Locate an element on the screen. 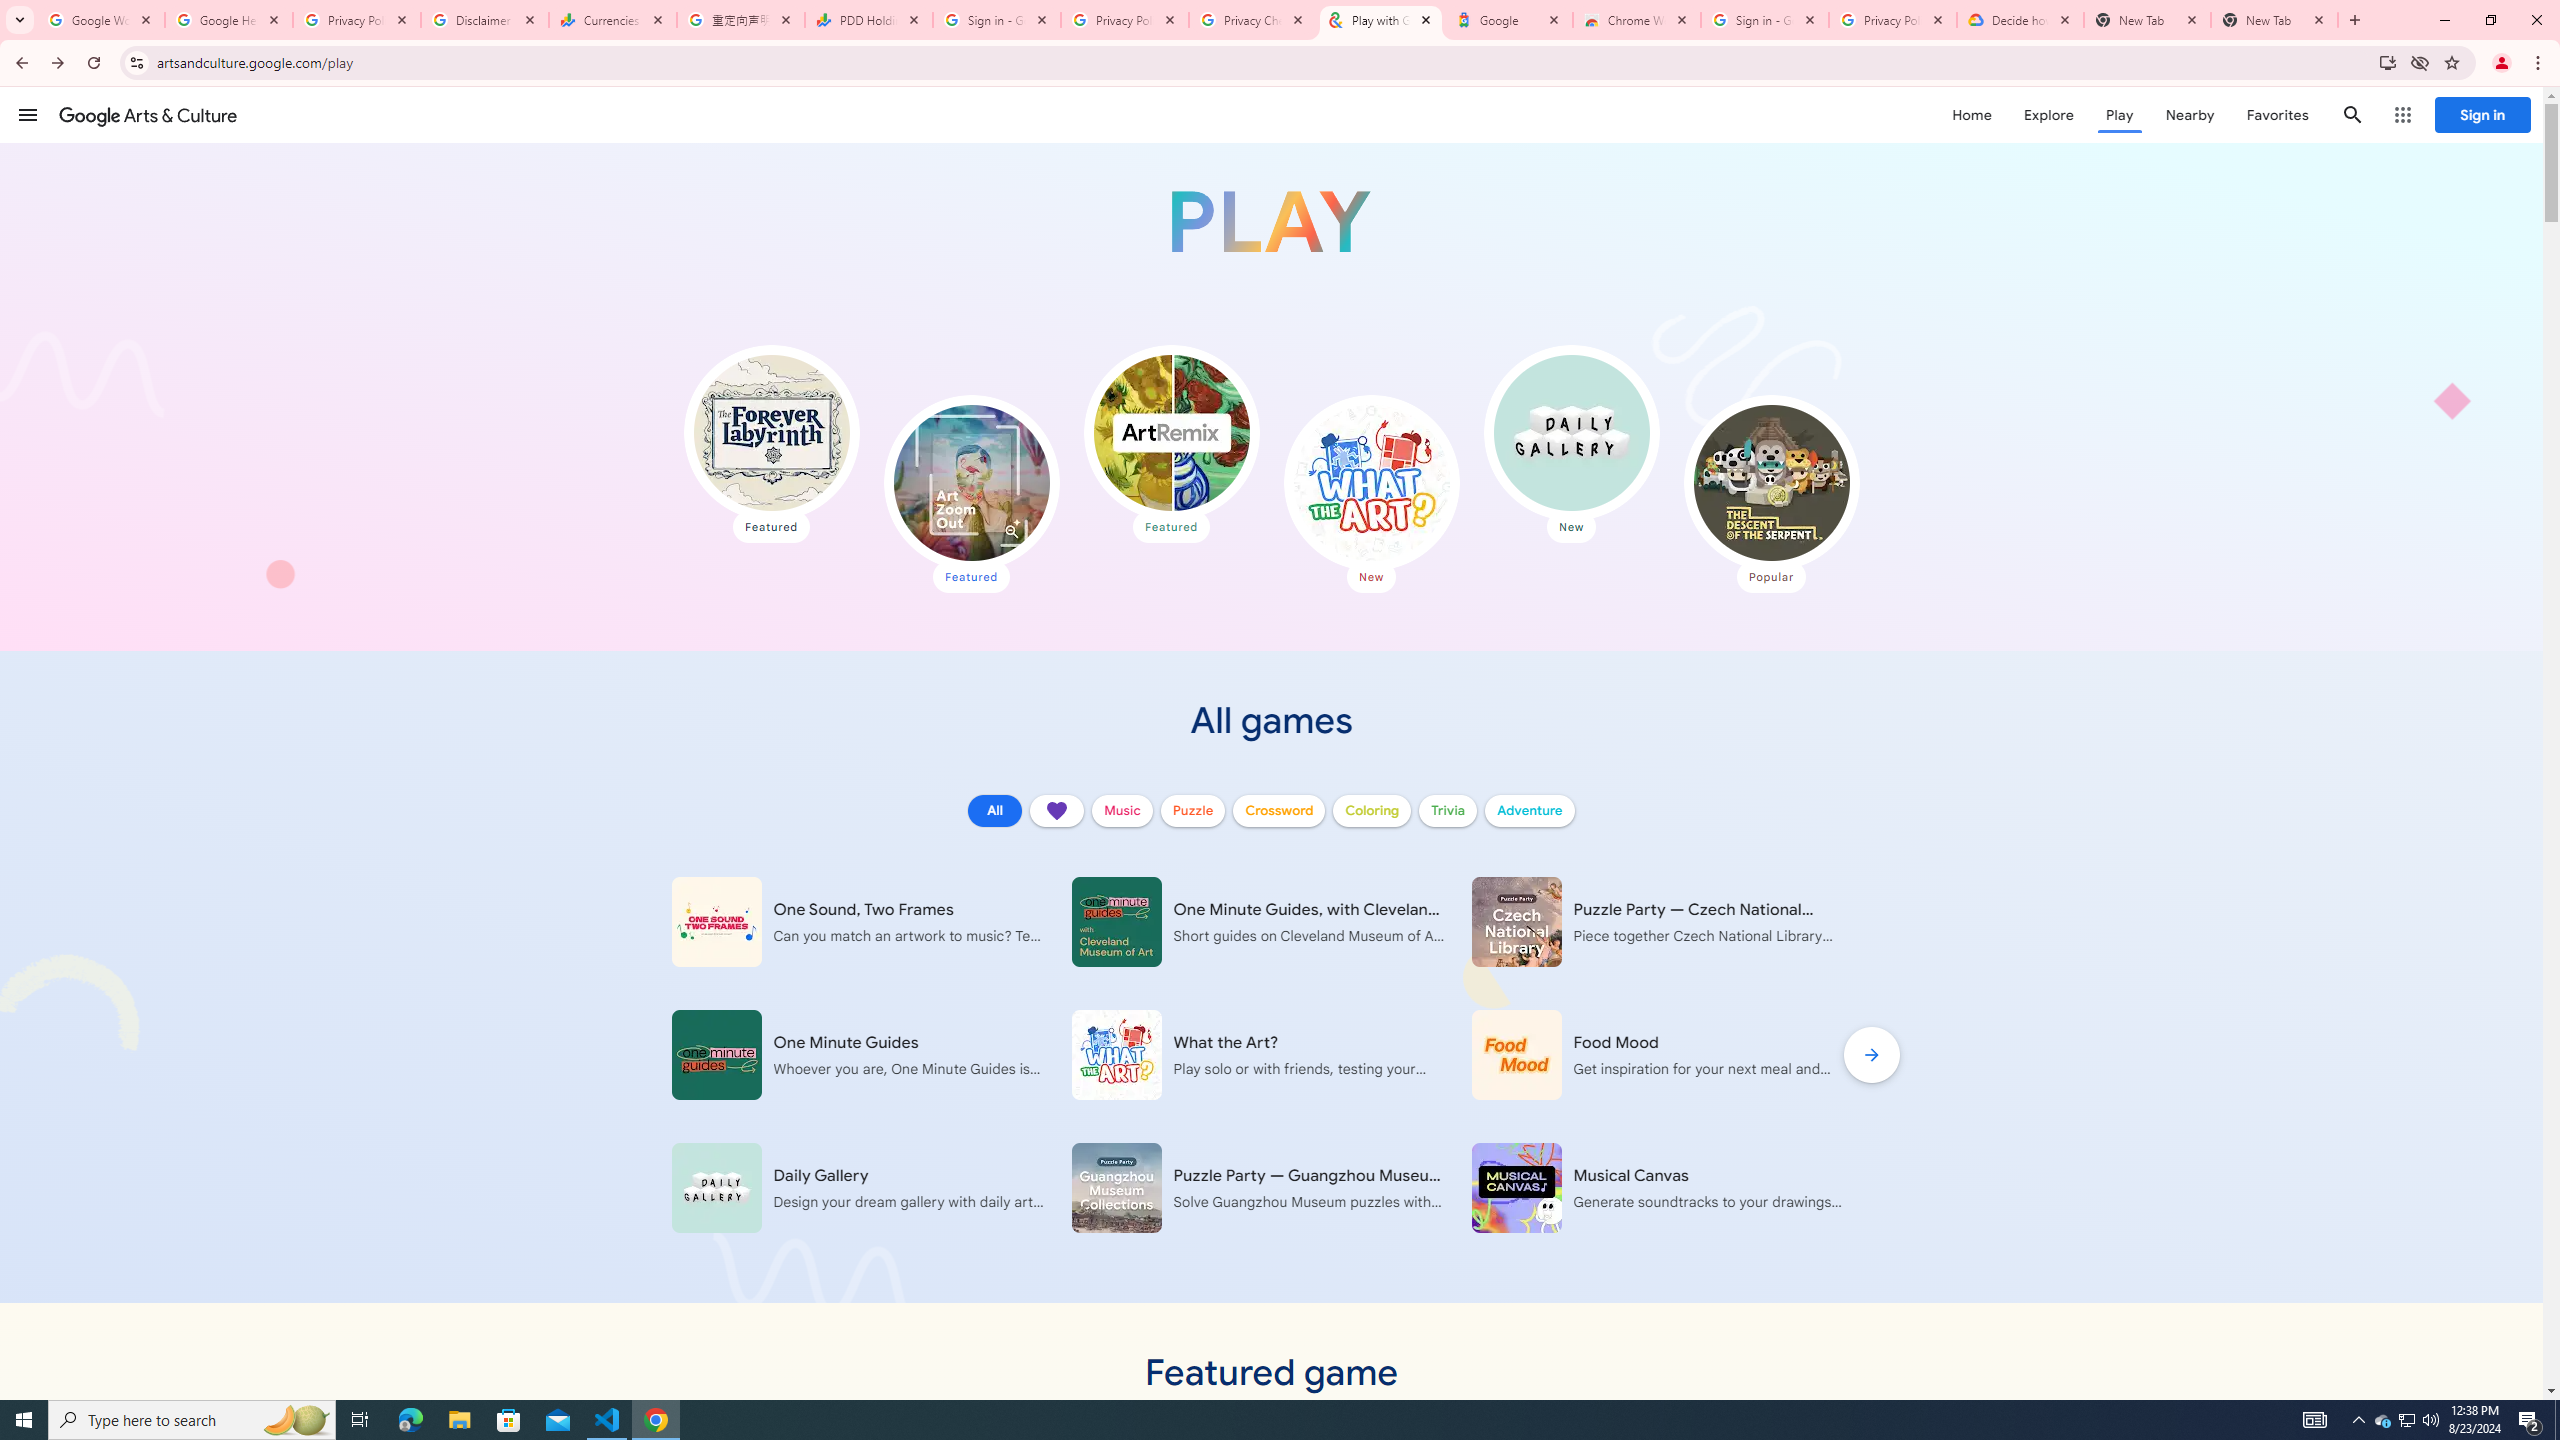 This screenshot has width=2560, height=1440. 'Favorites' is located at coordinates (2276, 114).